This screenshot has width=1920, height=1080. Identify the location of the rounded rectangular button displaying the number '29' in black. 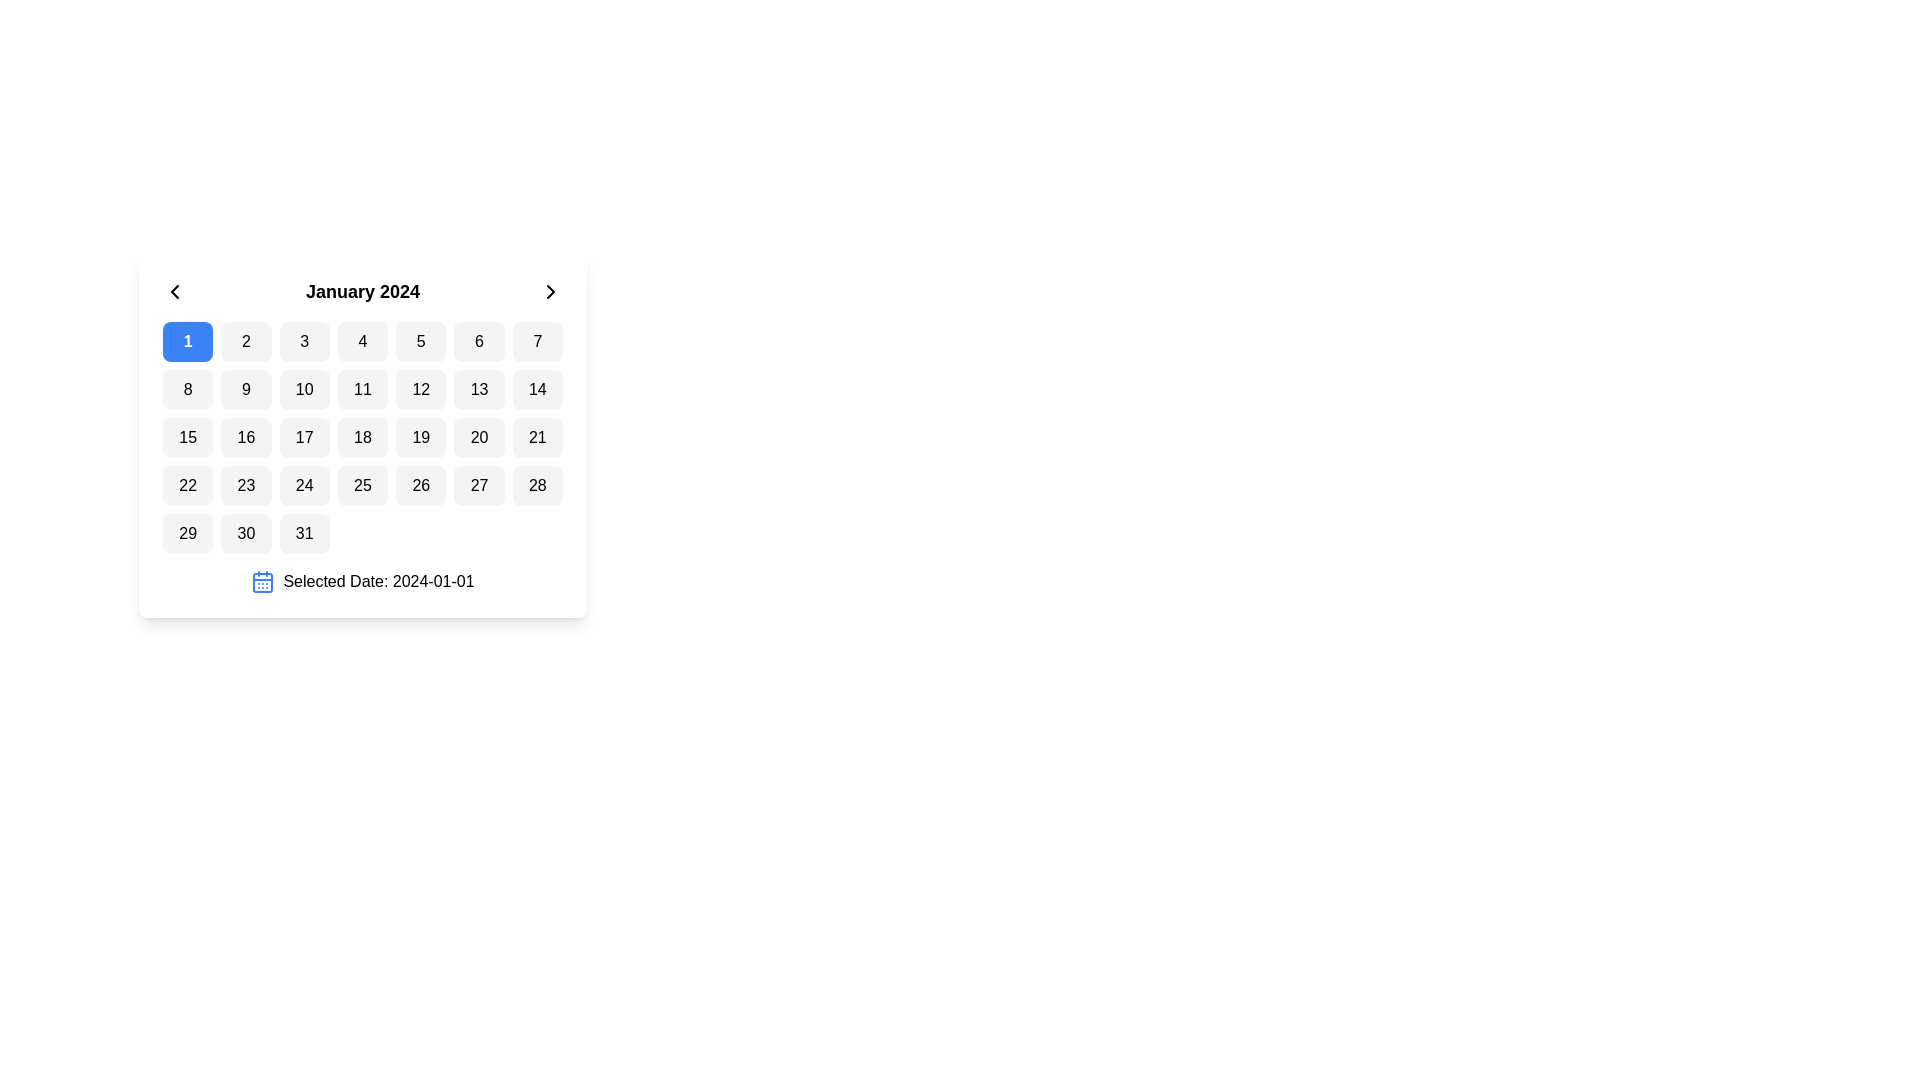
(188, 532).